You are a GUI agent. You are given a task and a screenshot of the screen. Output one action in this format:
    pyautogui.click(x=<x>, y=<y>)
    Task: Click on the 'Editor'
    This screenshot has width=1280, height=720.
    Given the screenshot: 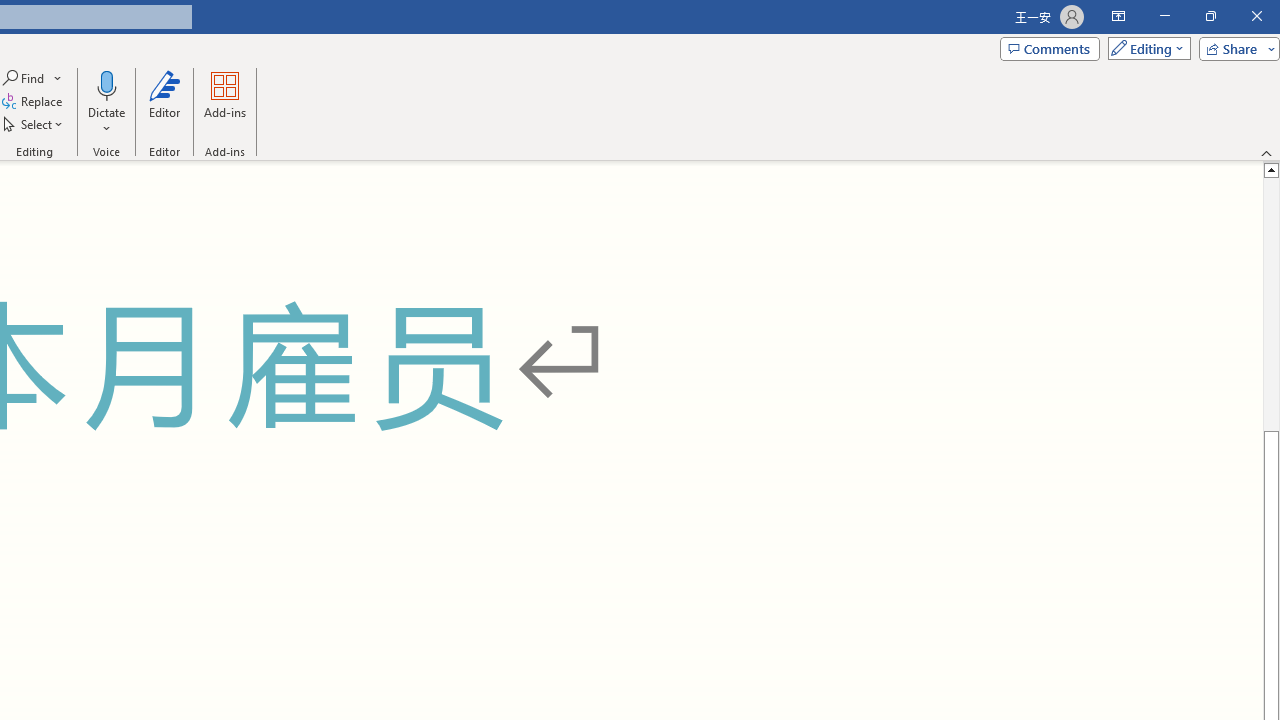 What is the action you would take?
    pyautogui.click(x=164, y=103)
    